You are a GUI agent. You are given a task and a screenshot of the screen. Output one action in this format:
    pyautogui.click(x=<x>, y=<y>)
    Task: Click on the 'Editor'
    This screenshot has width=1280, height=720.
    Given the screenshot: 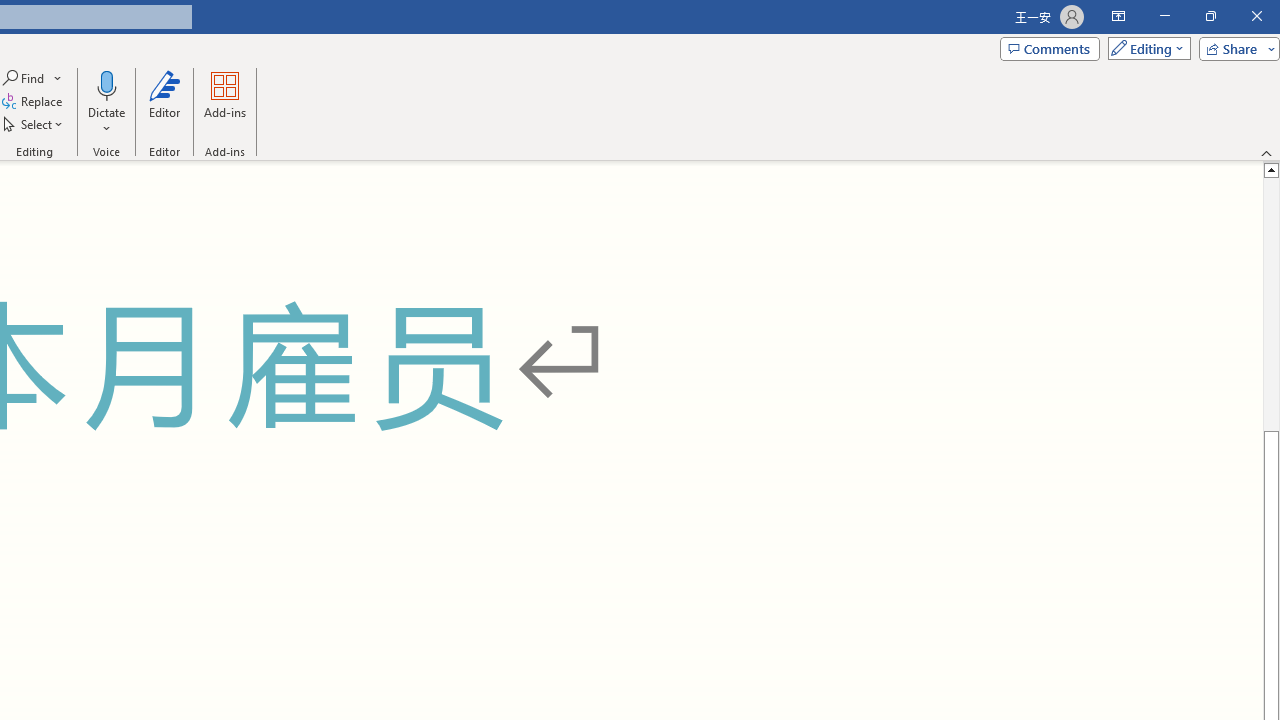 What is the action you would take?
    pyautogui.click(x=164, y=103)
    